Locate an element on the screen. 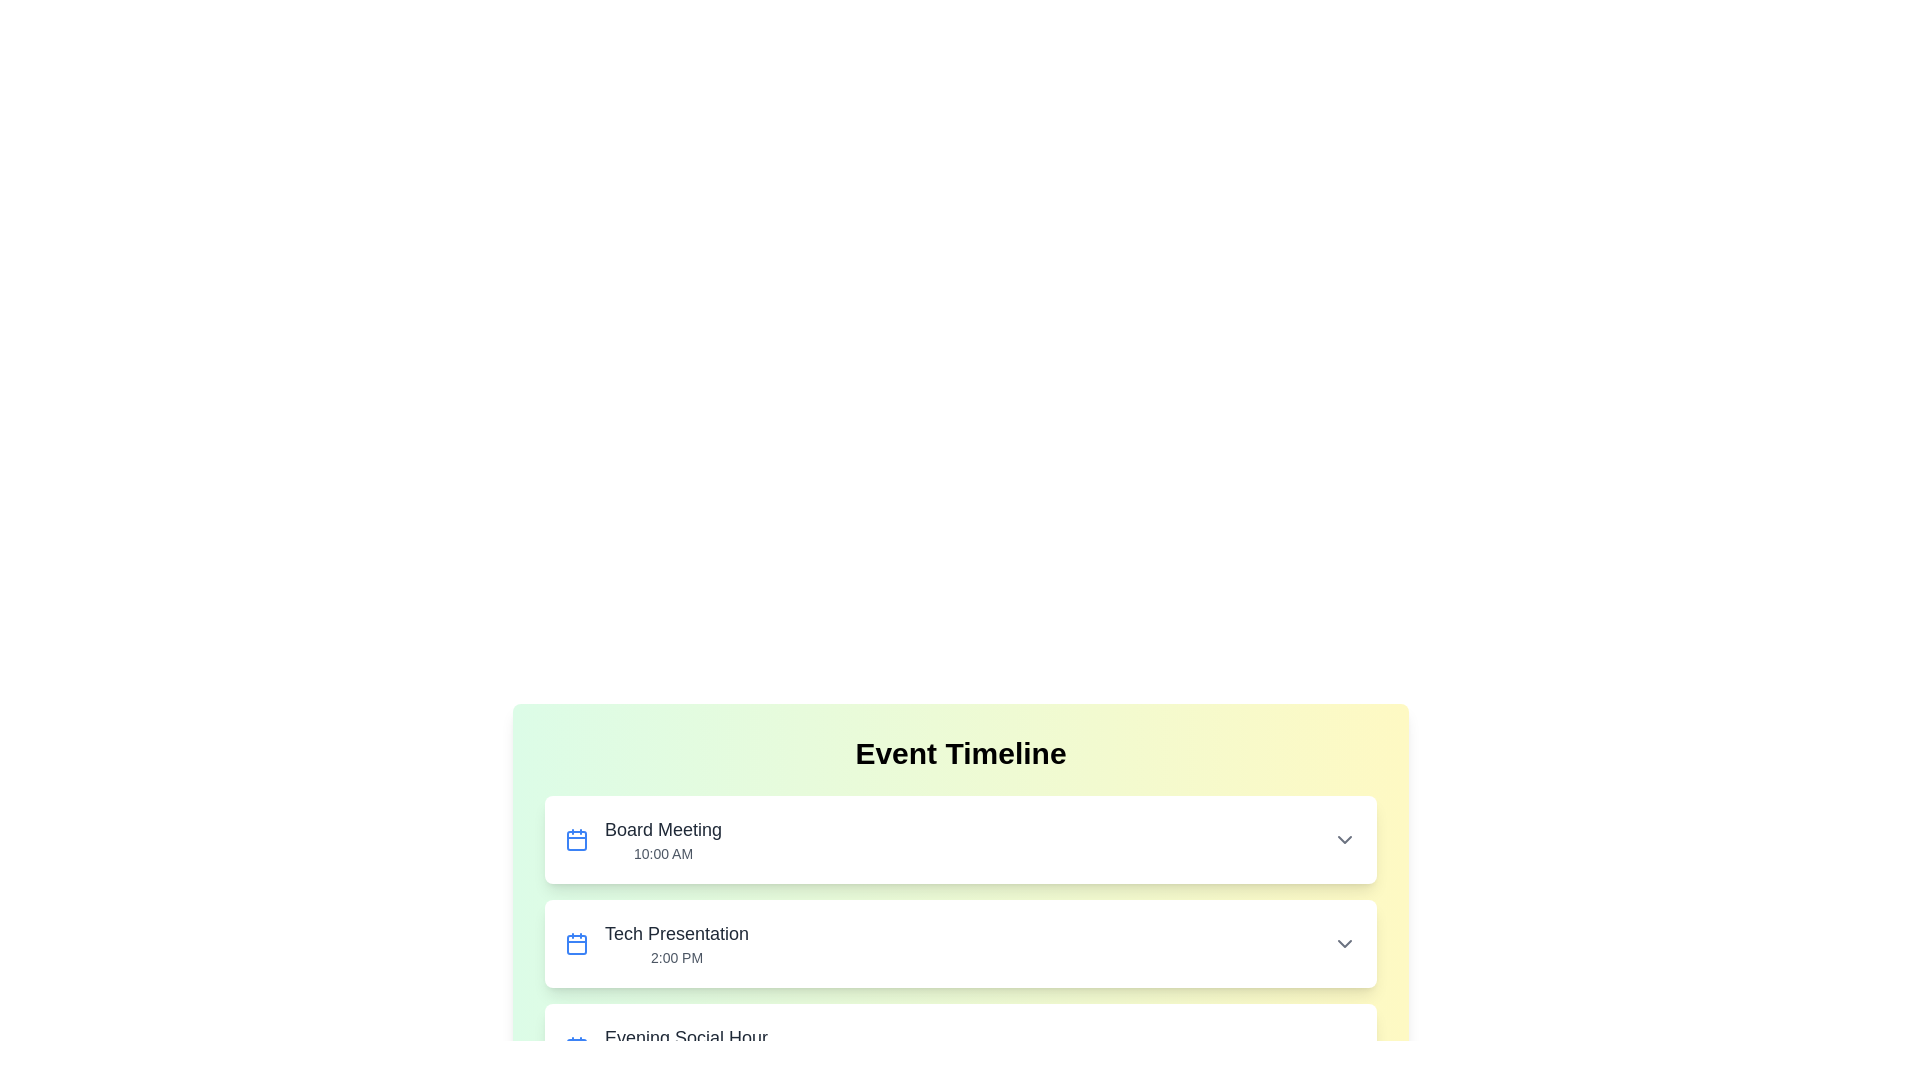  the calendar icon SVG element located to the left of the 'Tech Presentation' item in the event timeline, positioned between 'Board Meeting' and 'Evening Social Hour' is located at coordinates (575, 945).